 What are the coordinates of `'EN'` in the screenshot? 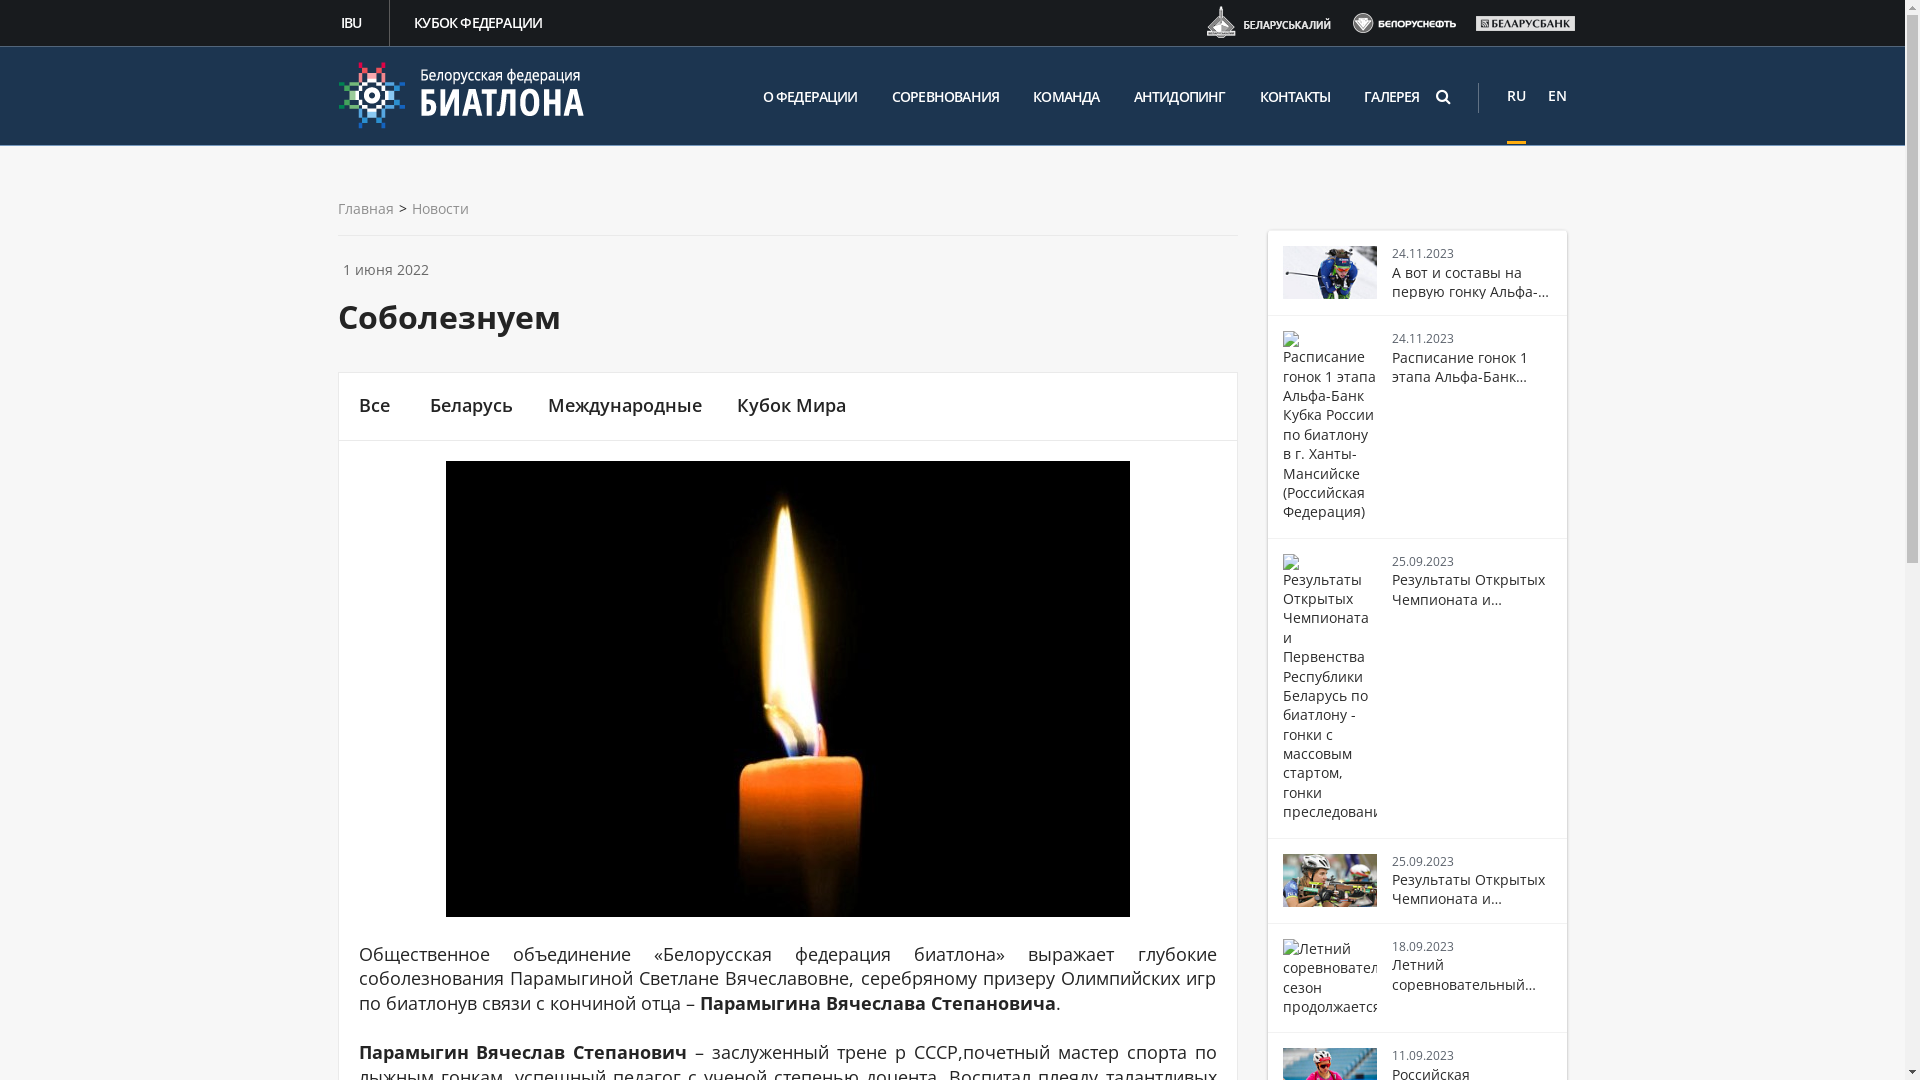 It's located at (1556, 95).